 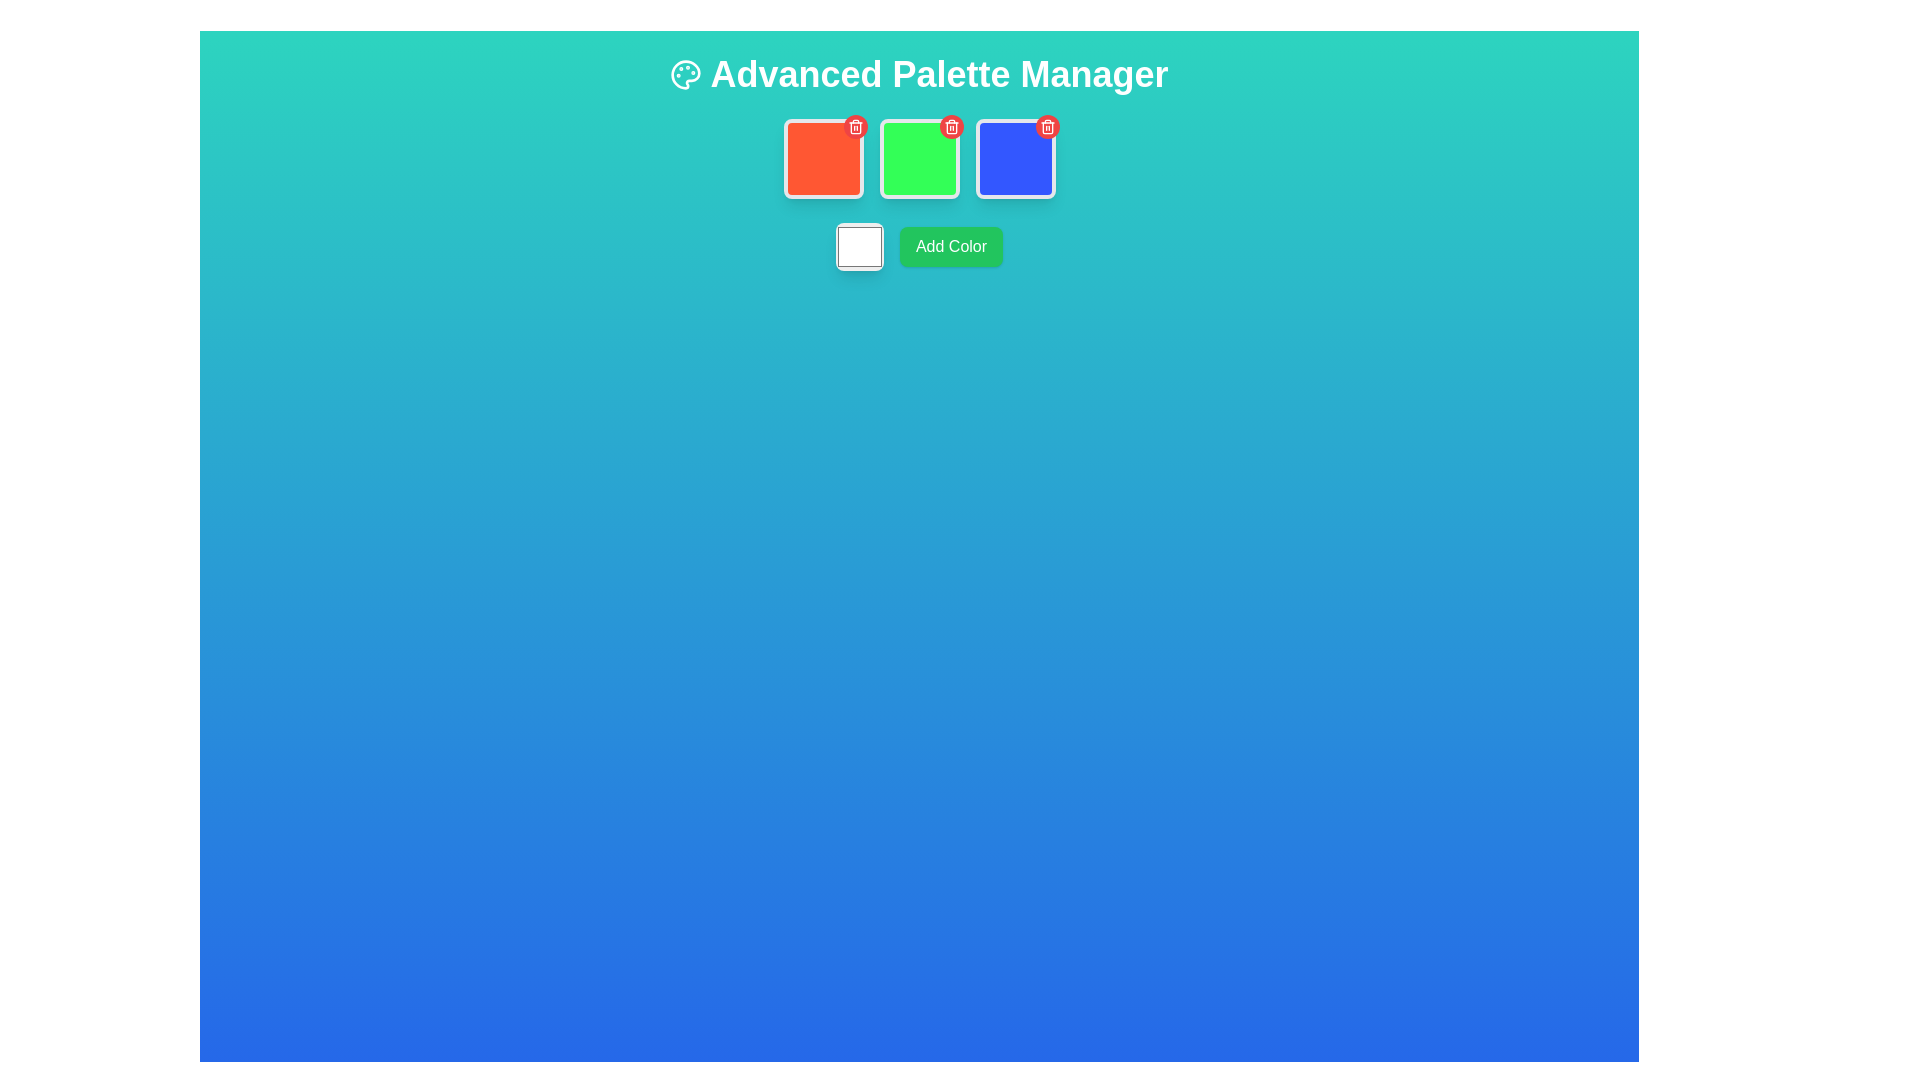 I want to click on the green square button with rounded corners and a red delete icon in the Advanced Palette Manager interface, so click(x=918, y=157).